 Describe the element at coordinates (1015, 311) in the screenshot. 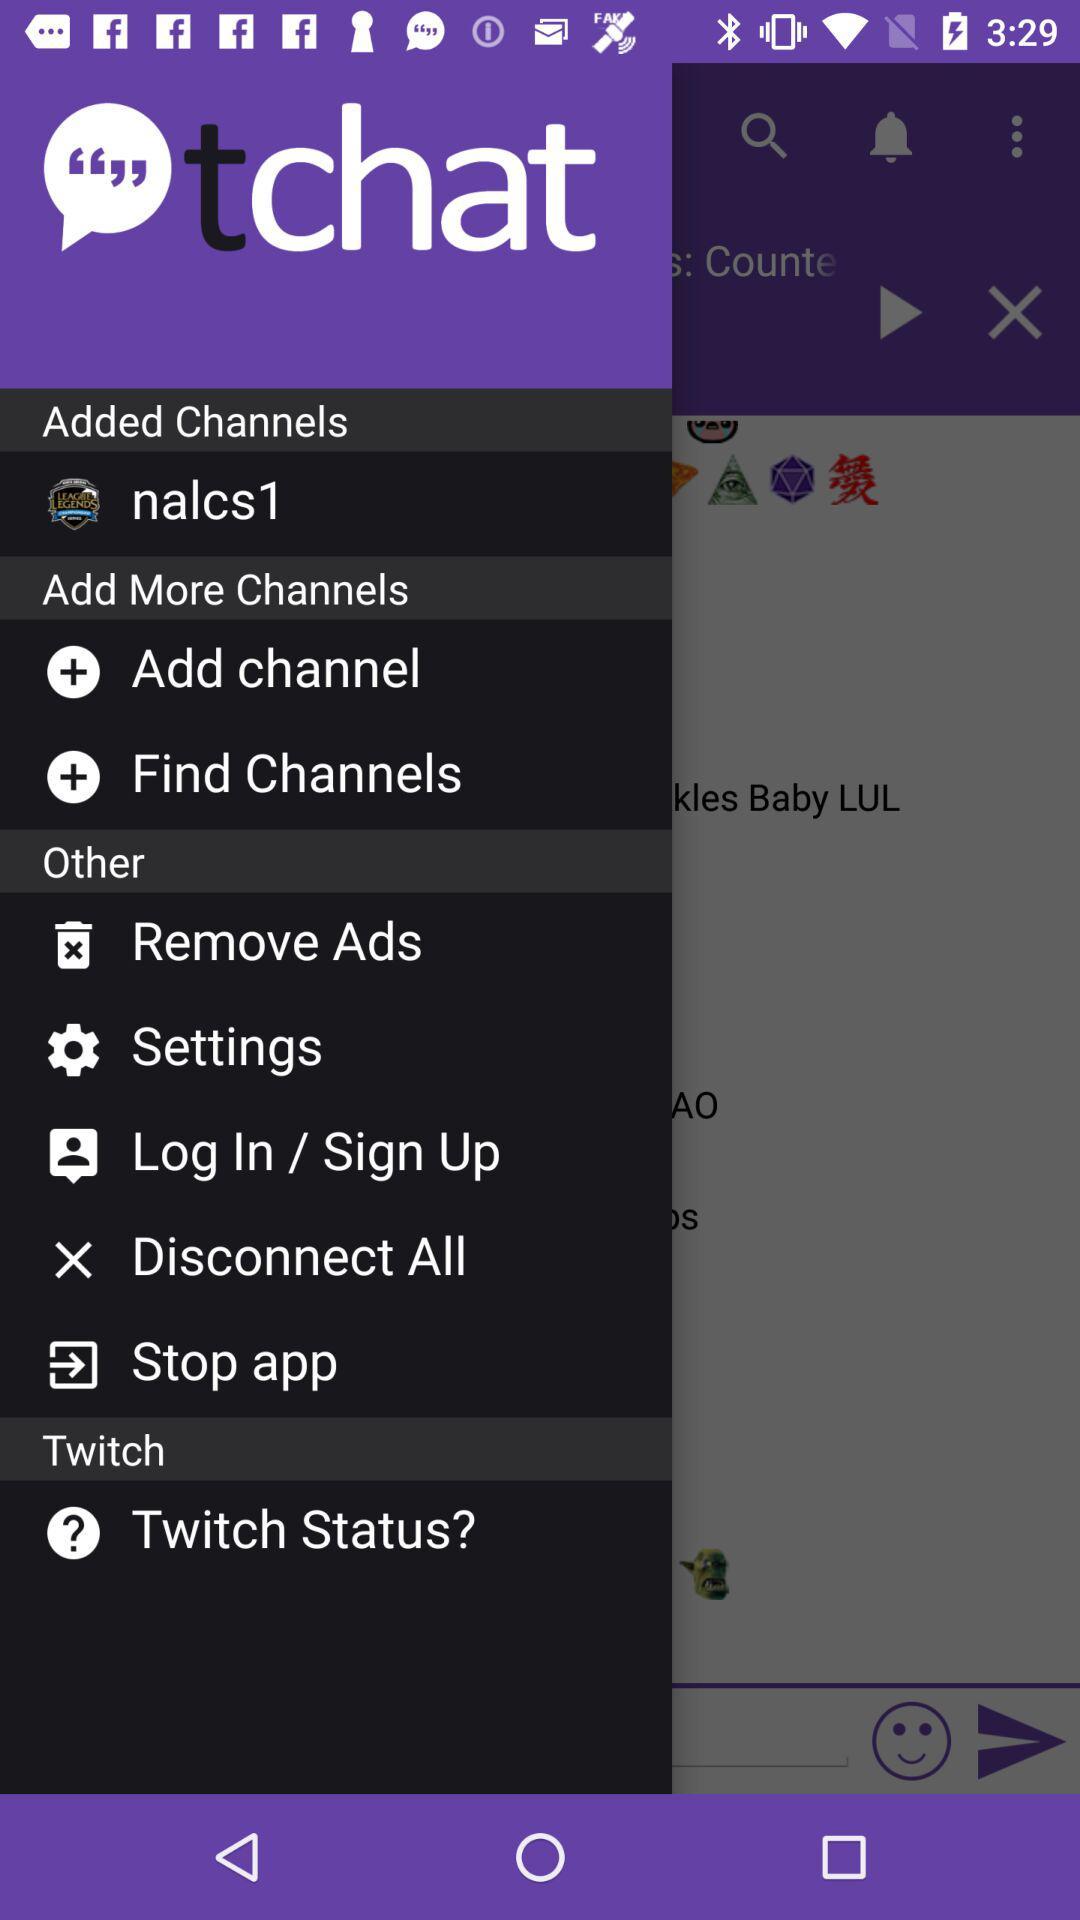

I see `the close icon` at that location.